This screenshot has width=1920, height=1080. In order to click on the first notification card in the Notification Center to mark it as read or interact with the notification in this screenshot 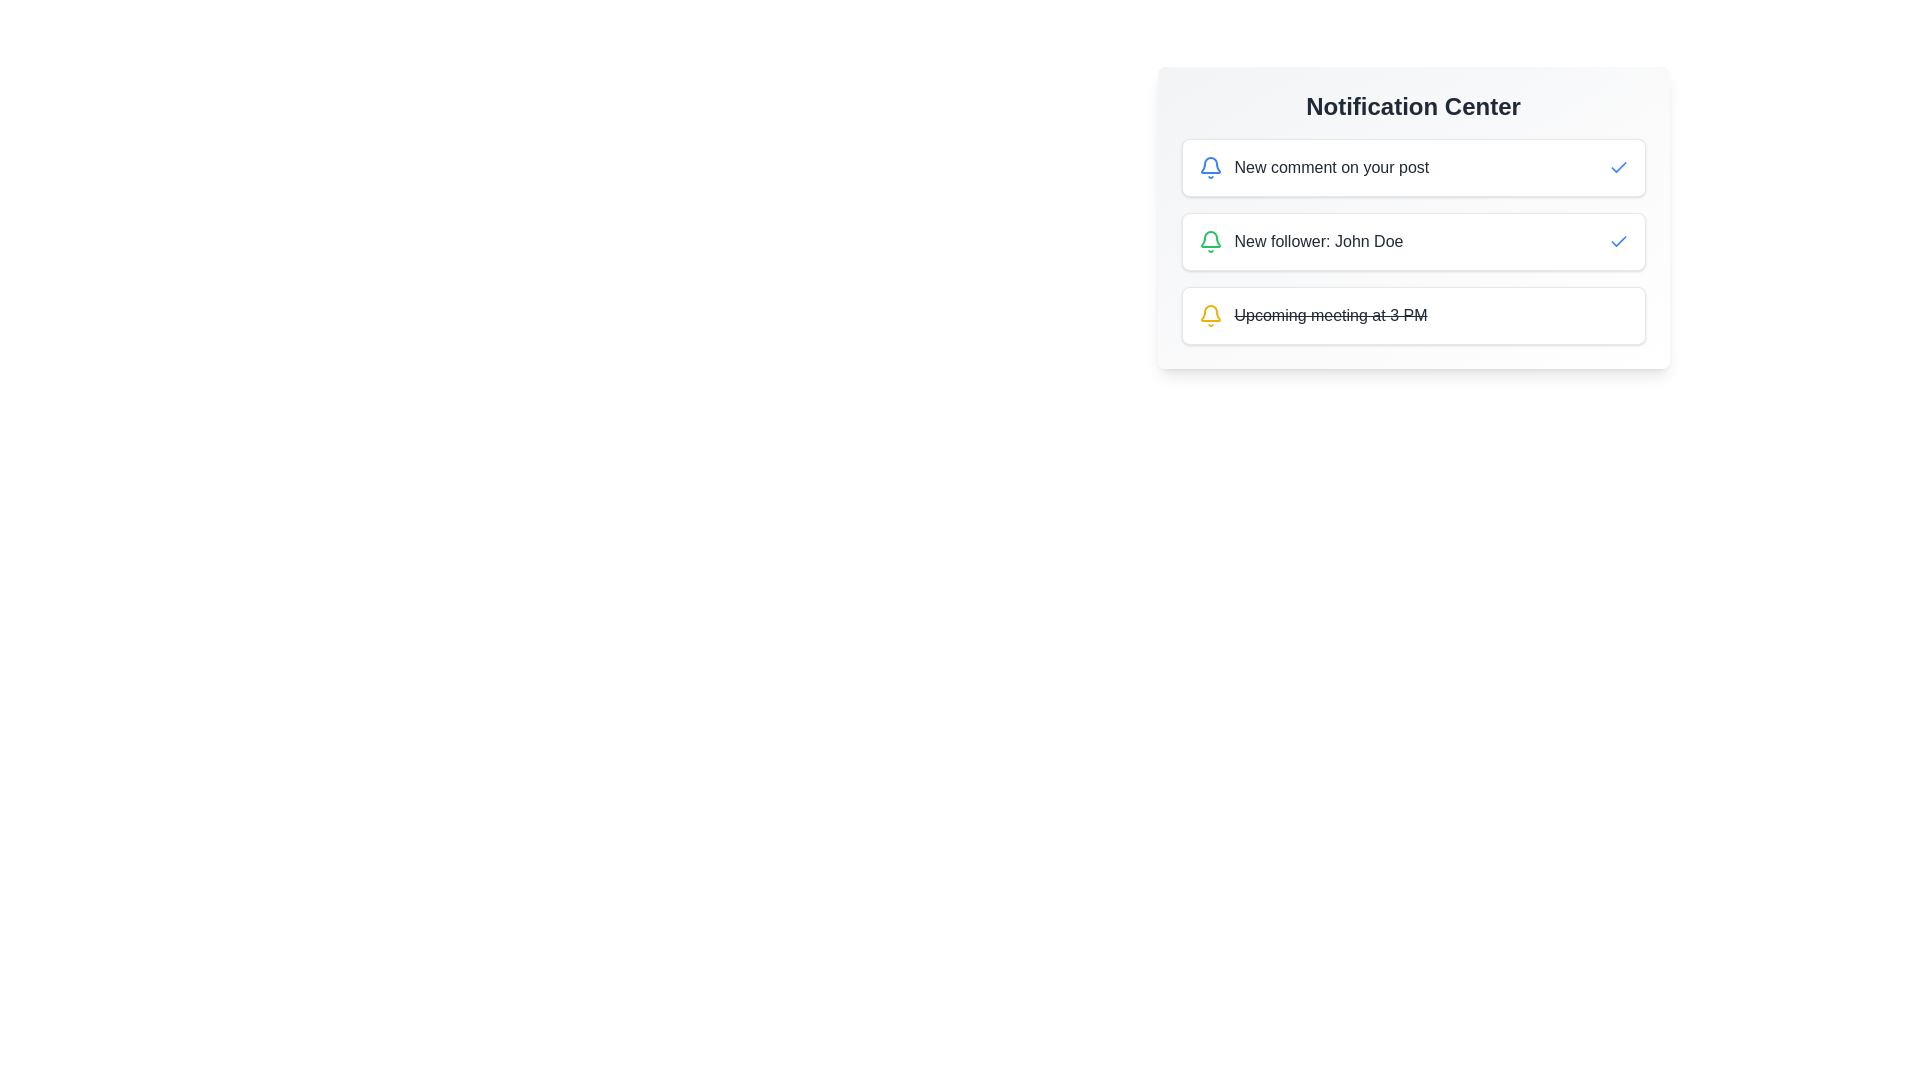, I will do `click(1412, 167)`.